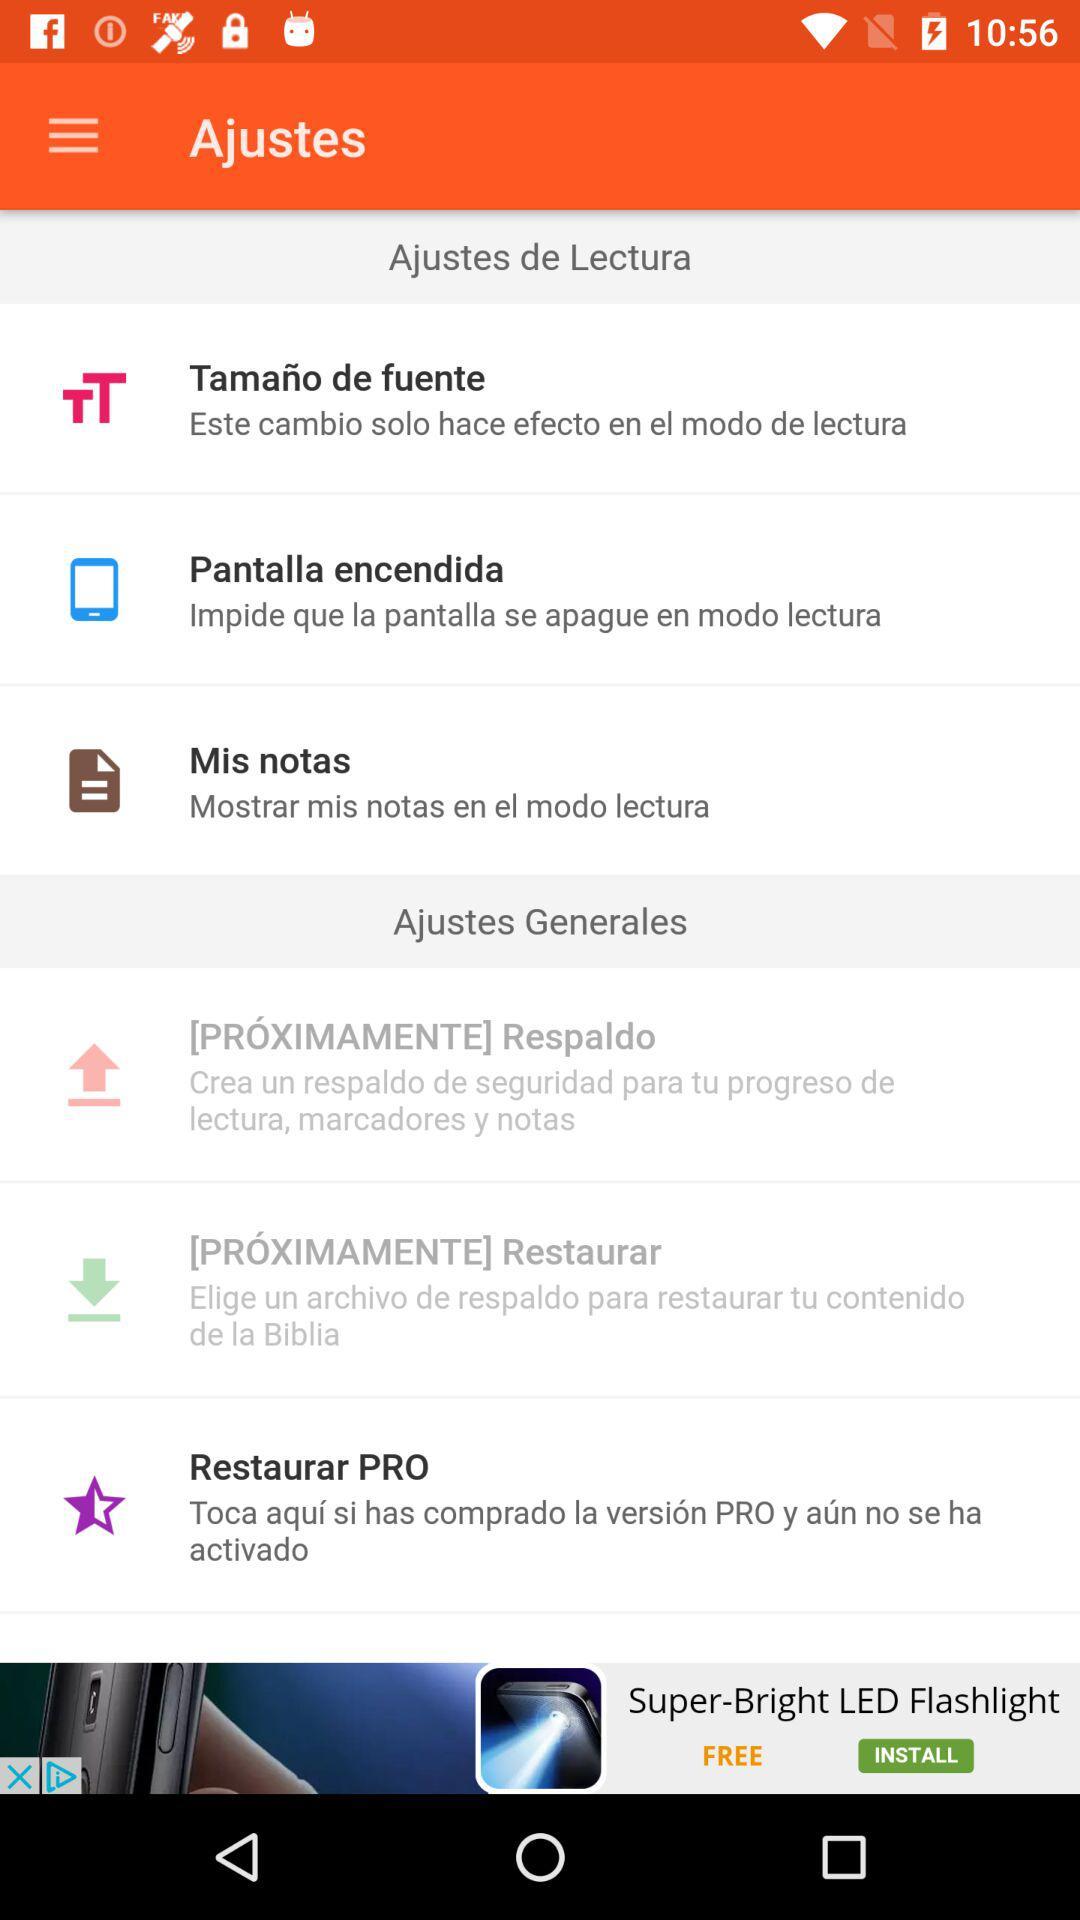  What do you see at coordinates (591, 612) in the screenshot?
I see `impide que la` at bounding box center [591, 612].